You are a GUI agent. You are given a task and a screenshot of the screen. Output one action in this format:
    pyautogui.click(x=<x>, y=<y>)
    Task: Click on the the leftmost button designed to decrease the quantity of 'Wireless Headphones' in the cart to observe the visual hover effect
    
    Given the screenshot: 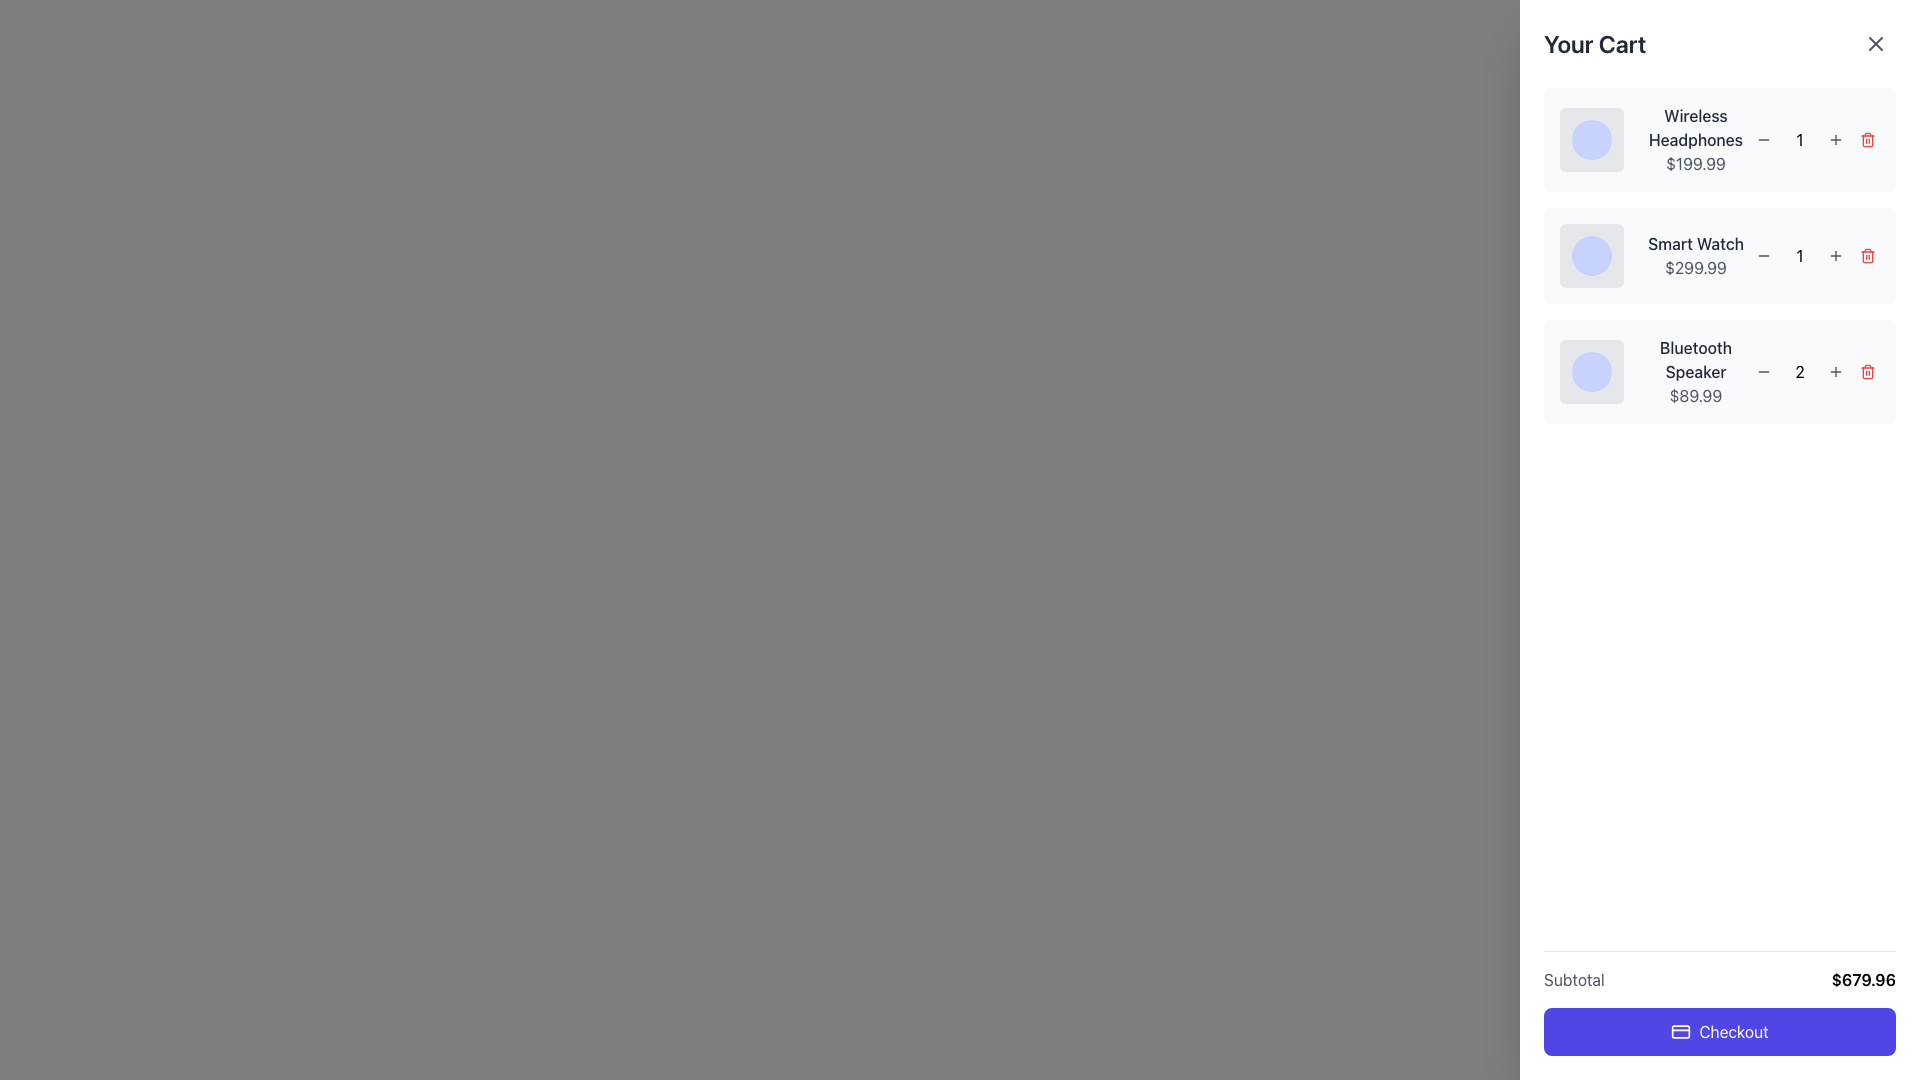 What is the action you would take?
    pyautogui.click(x=1763, y=138)
    